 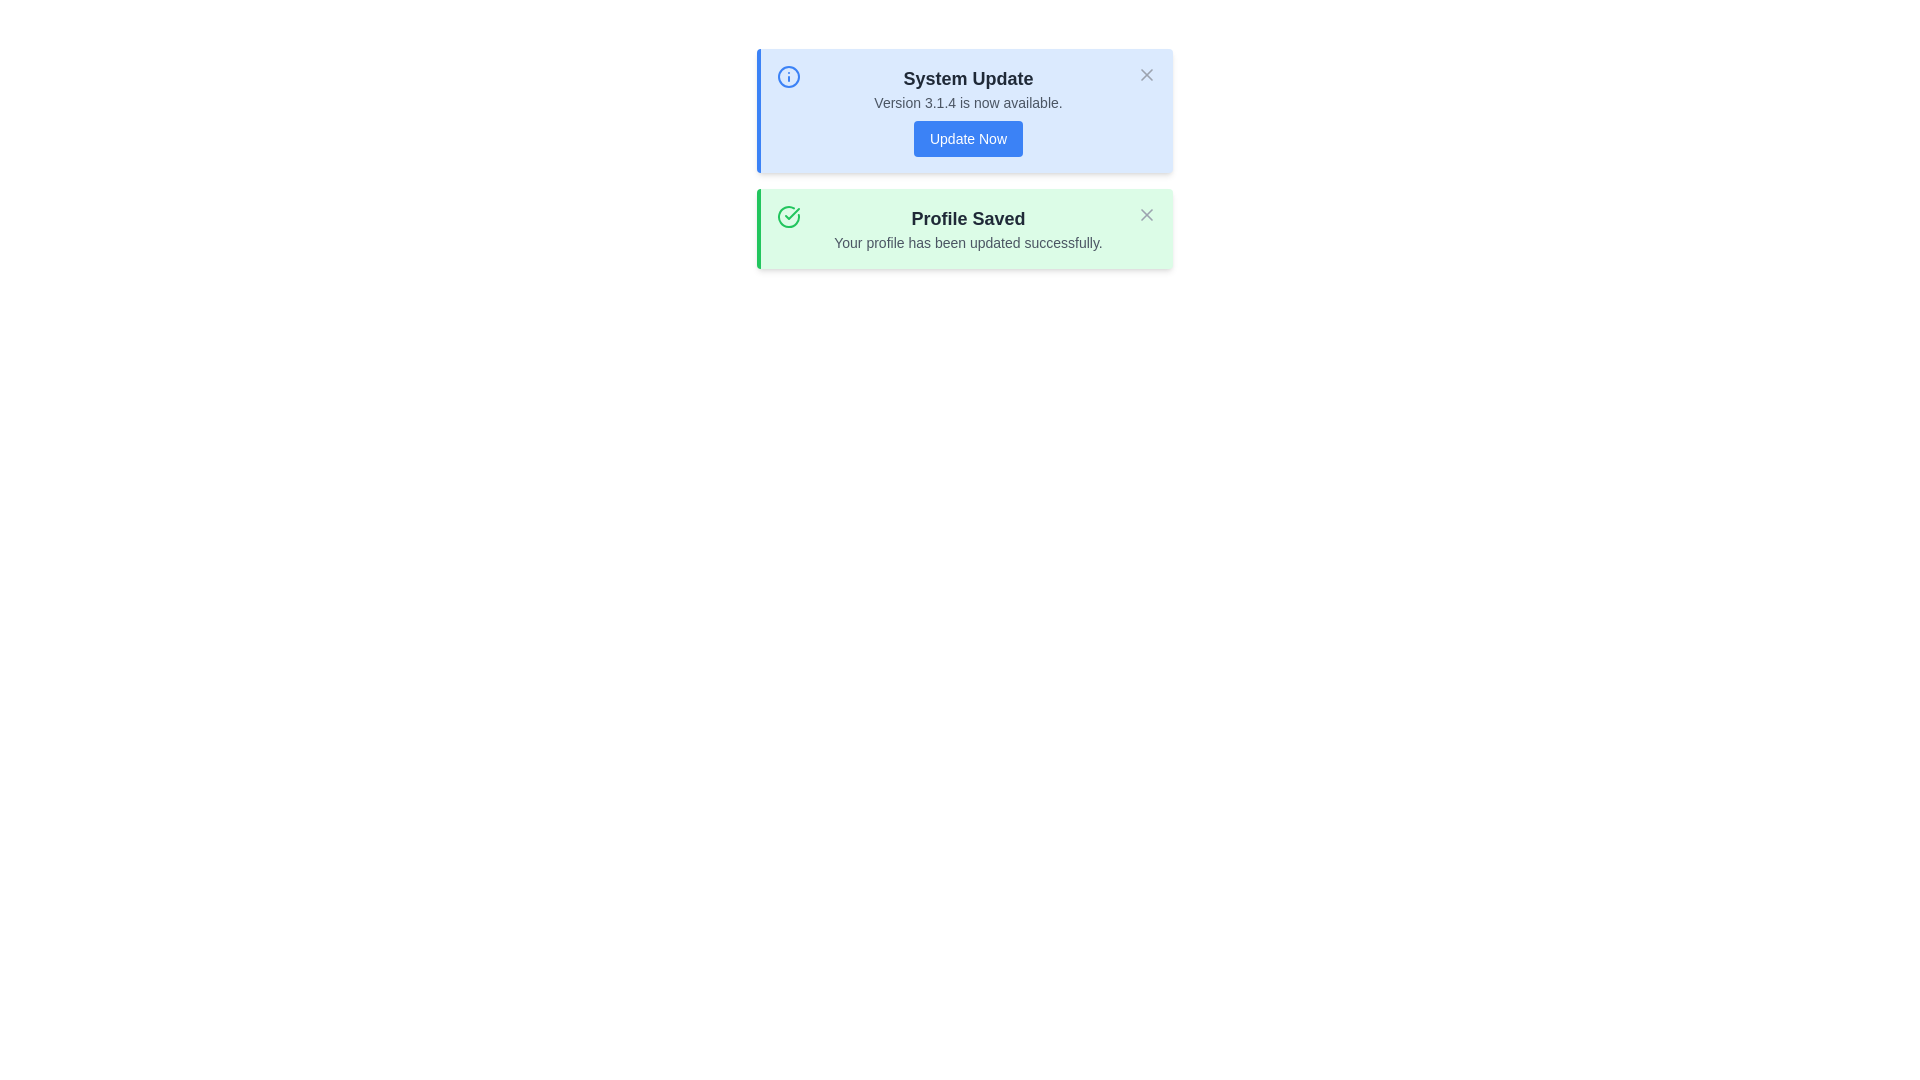 What do you see at coordinates (1146, 73) in the screenshot?
I see `the close button located at the top-right corner of the 'System Update' card to enhance accessibility` at bounding box center [1146, 73].